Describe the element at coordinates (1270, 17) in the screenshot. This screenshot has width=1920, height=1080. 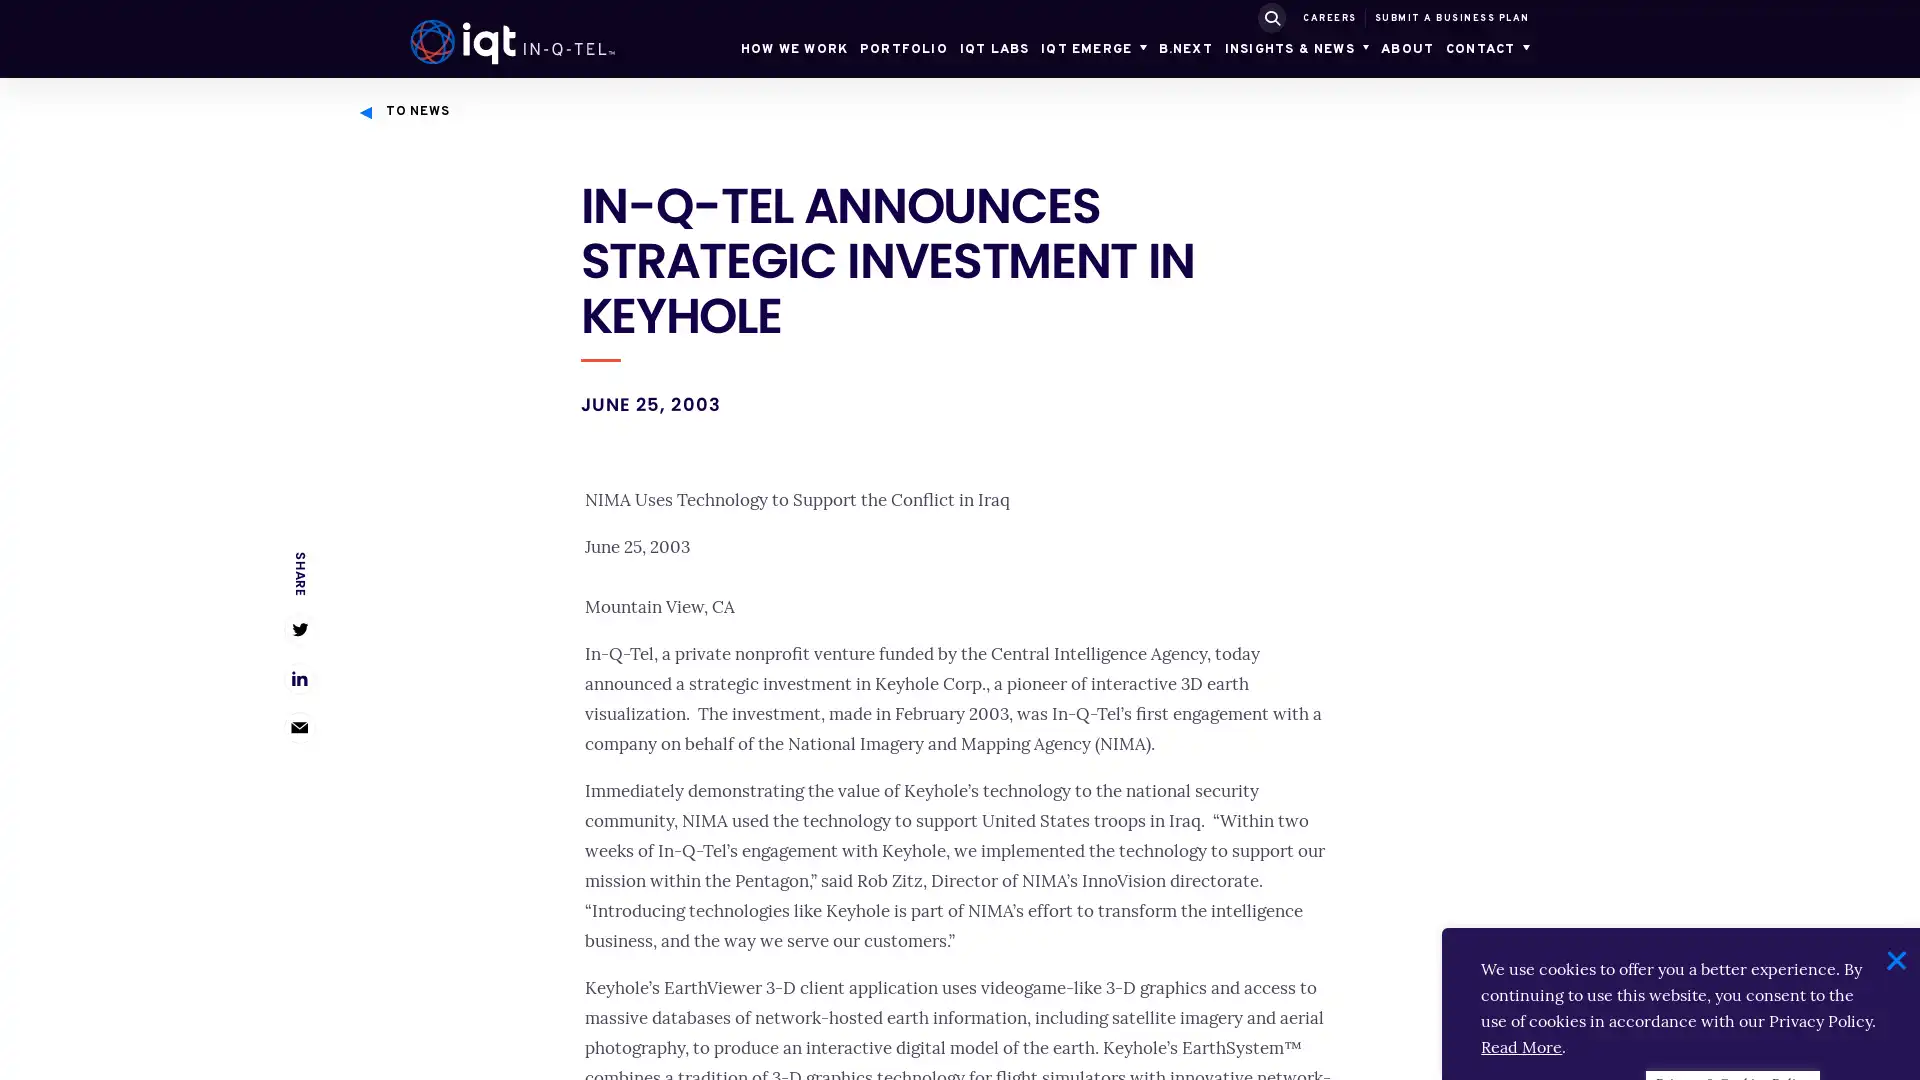
I see `SUBMIT` at that location.